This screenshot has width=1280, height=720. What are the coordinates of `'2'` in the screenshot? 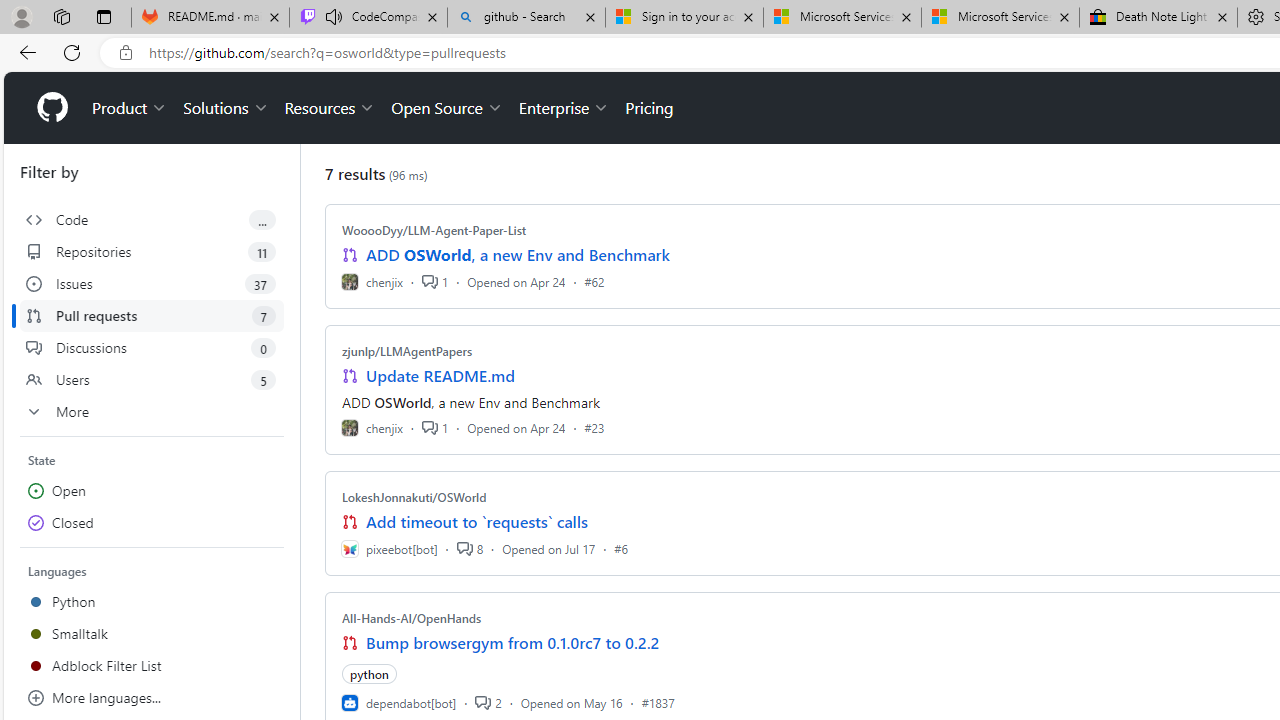 It's located at (488, 701).